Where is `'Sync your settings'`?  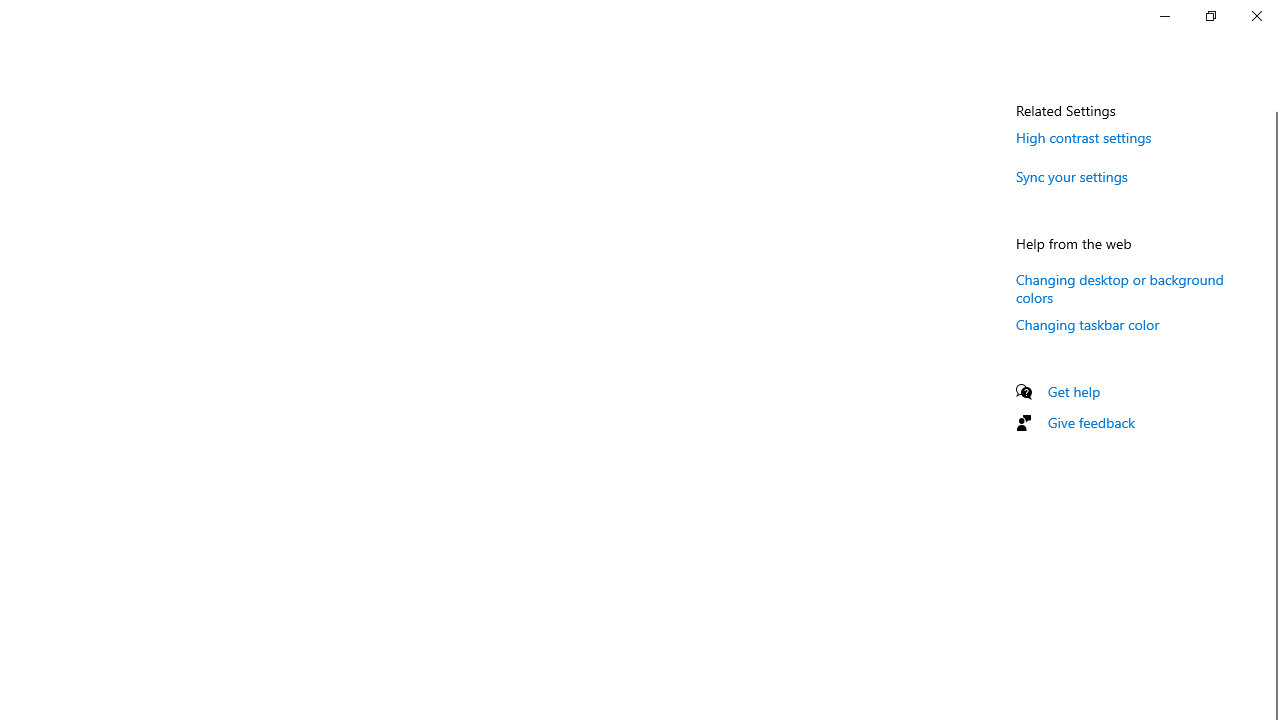
'Sync your settings' is located at coordinates (1071, 175).